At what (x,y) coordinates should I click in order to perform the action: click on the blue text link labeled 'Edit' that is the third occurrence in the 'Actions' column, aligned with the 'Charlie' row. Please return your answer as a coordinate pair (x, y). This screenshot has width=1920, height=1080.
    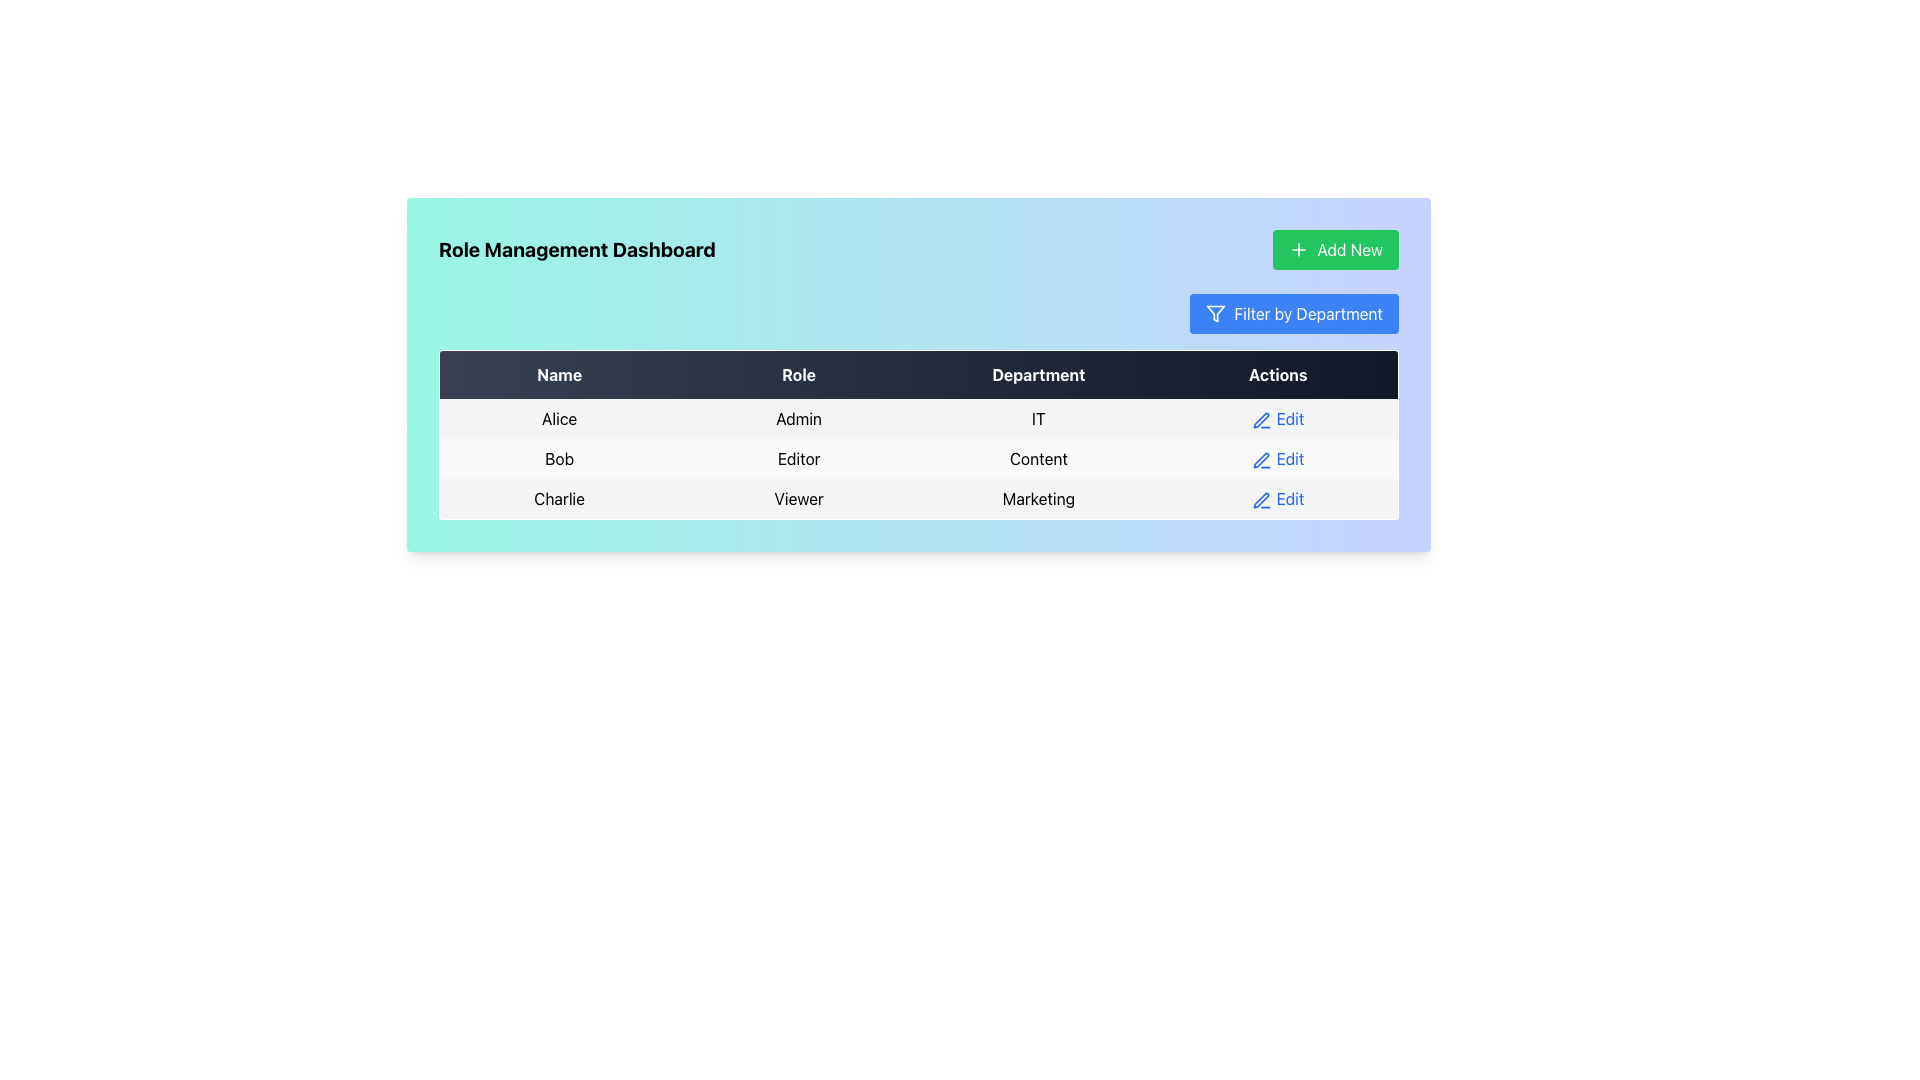
    Looking at the image, I should click on (1277, 497).